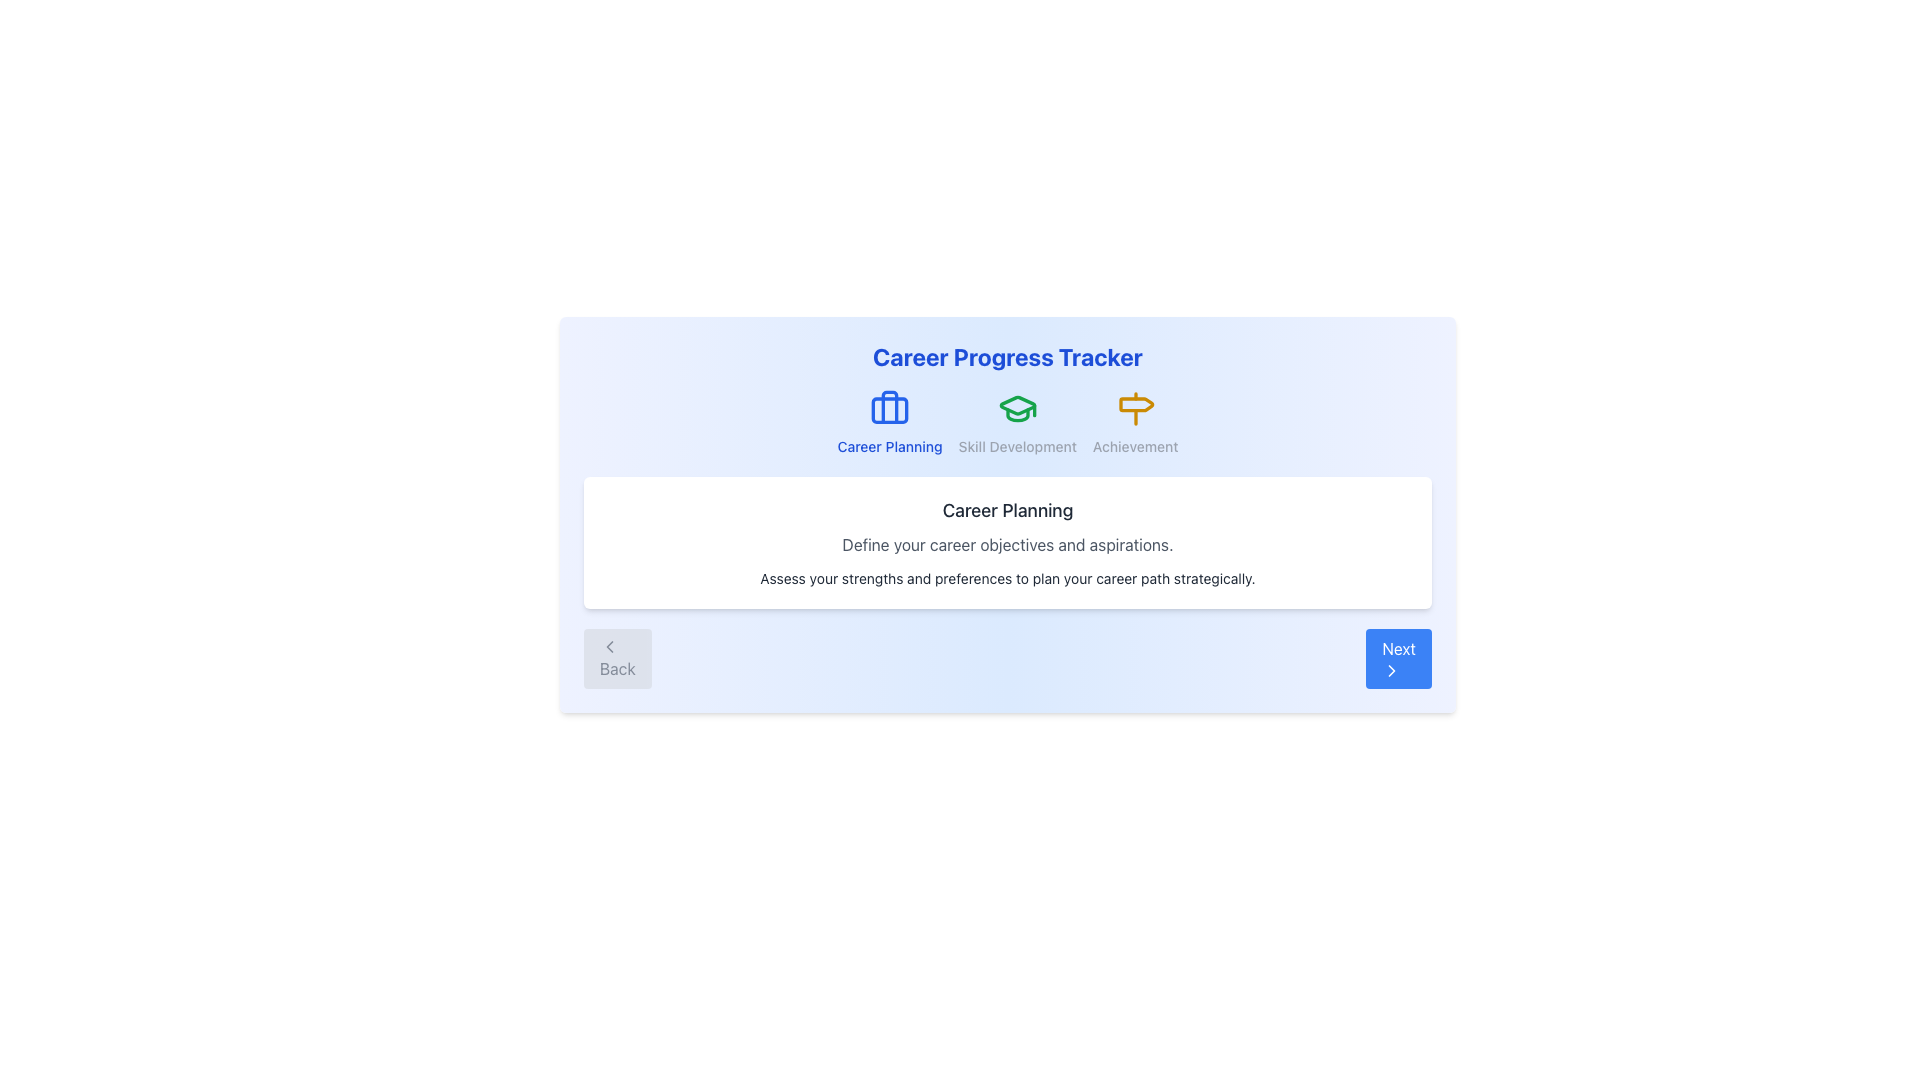  What do you see at coordinates (1017, 407) in the screenshot?
I see `the graduation cap icon, which is outlined in green and located above the 'Skill Development' label in the second item of the horizontal menu` at bounding box center [1017, 407].